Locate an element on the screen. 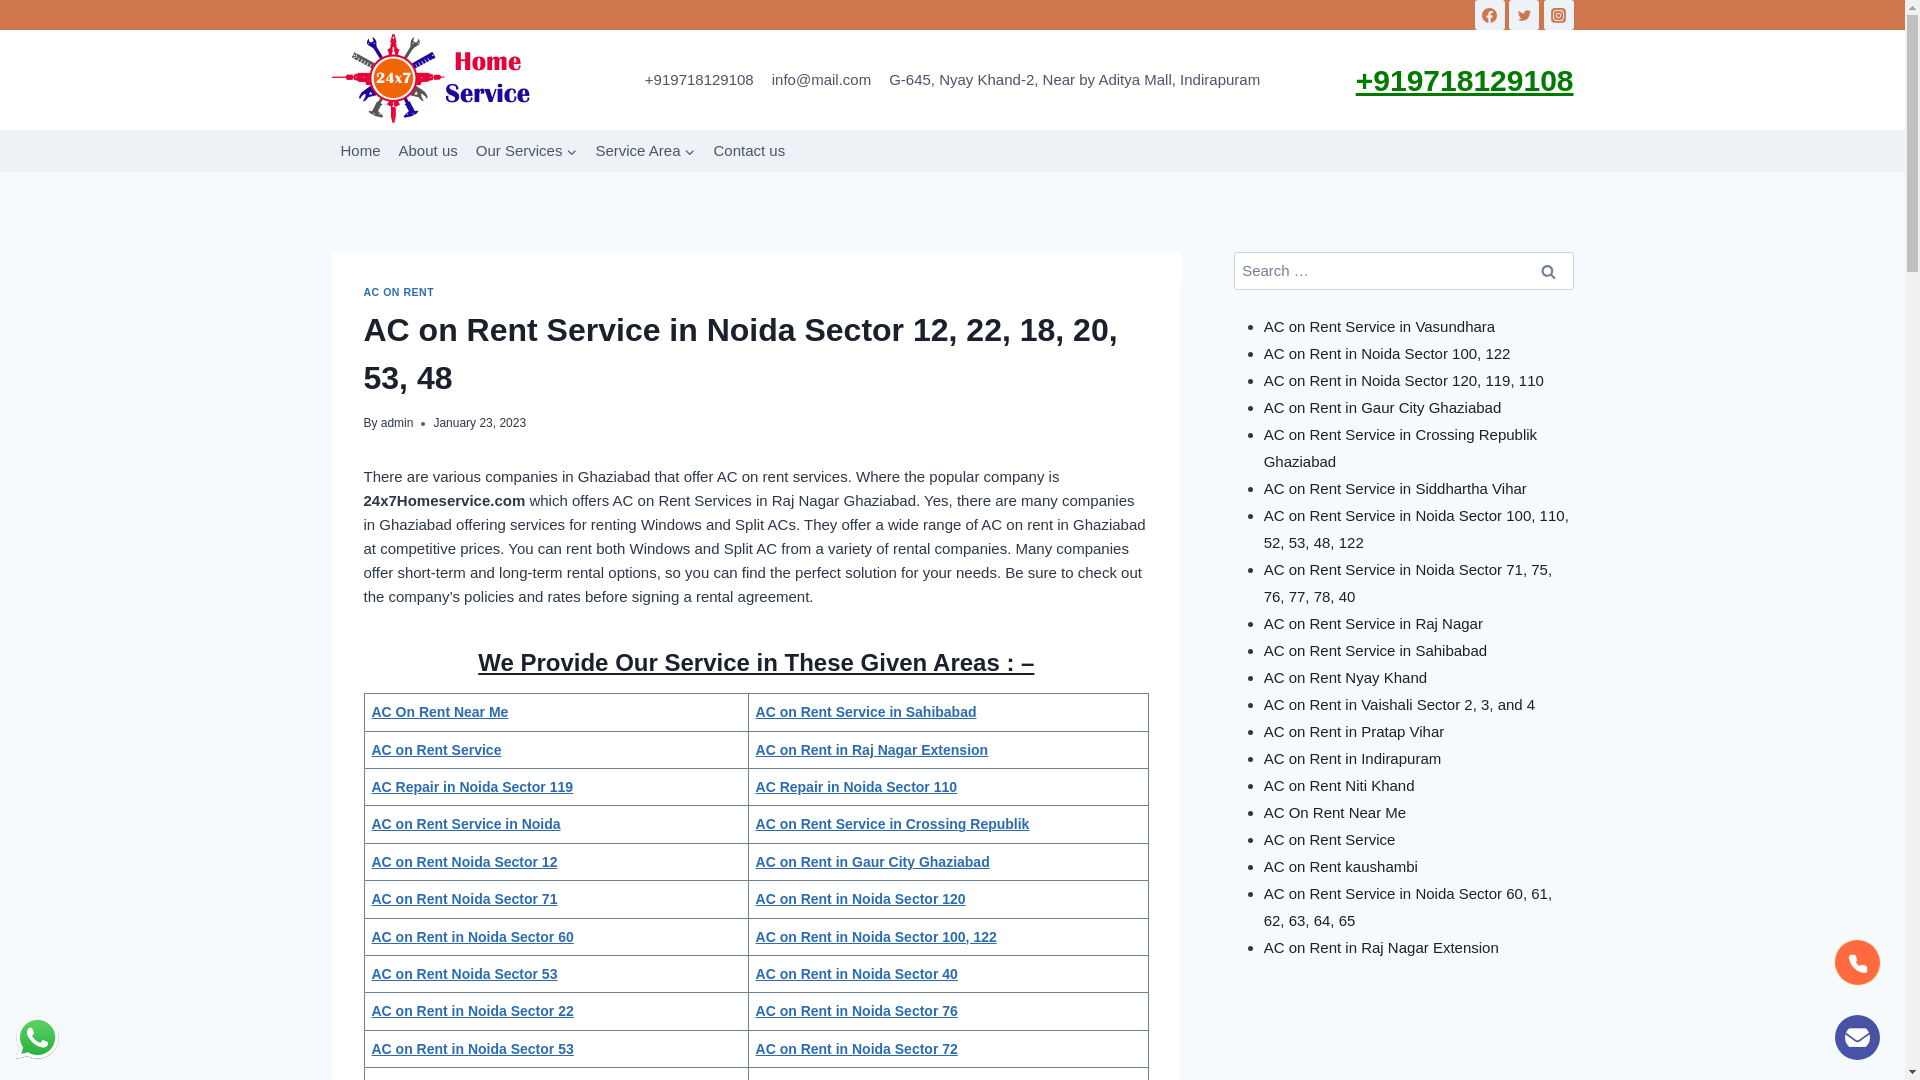 Image resolution: width=1920 pixels, height=1080 pixels. 'AC on Rent in Noida Sector 60' is located at coordinates (472, 937).